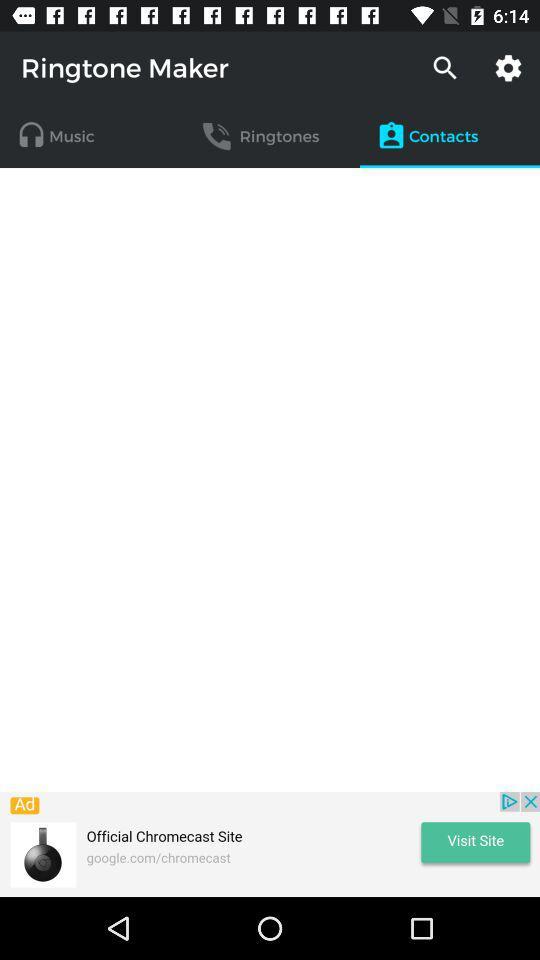 This screenshot has height=960, width=540. I want to click on a link to an advertisement, so click(270, 843).